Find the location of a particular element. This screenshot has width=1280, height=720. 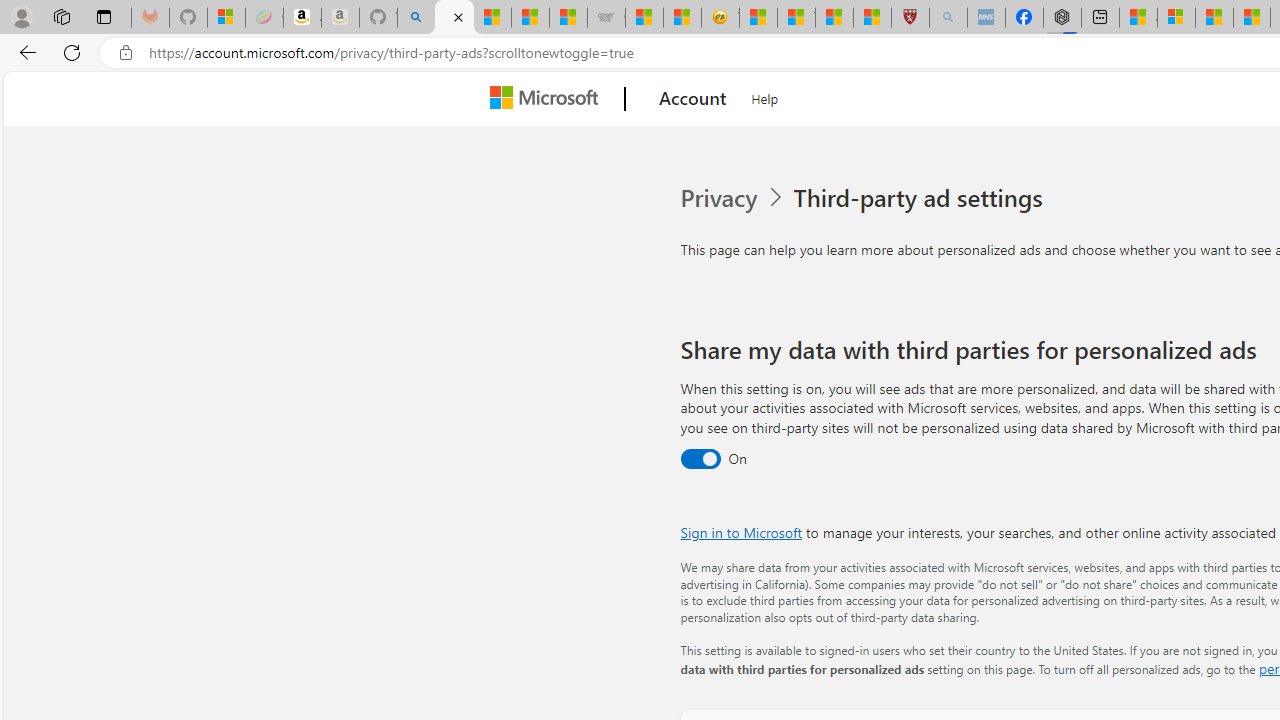

'NCL Adult Asthma Inhaler Choice Guideline - Sleeping' is located at coordinates (986, 17).